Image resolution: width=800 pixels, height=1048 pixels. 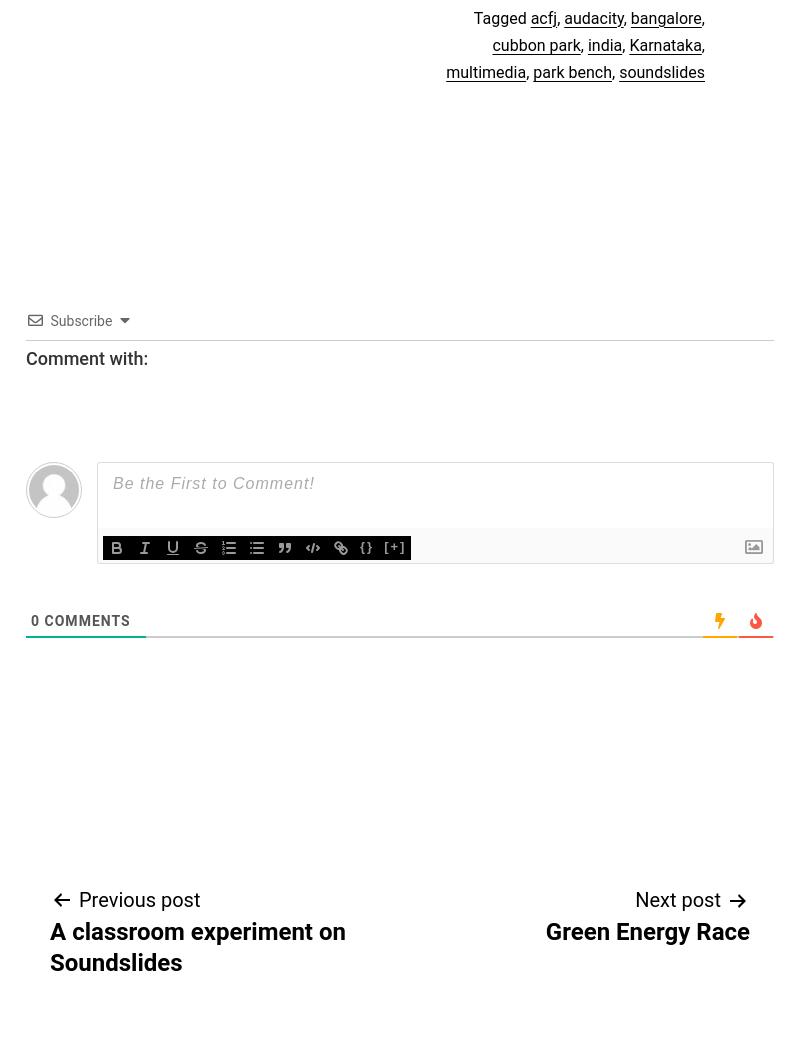 What do you see at coordinates (492, 43) in the screenshot?
I see `'cubbon park'` at bounding box center [492, 43].